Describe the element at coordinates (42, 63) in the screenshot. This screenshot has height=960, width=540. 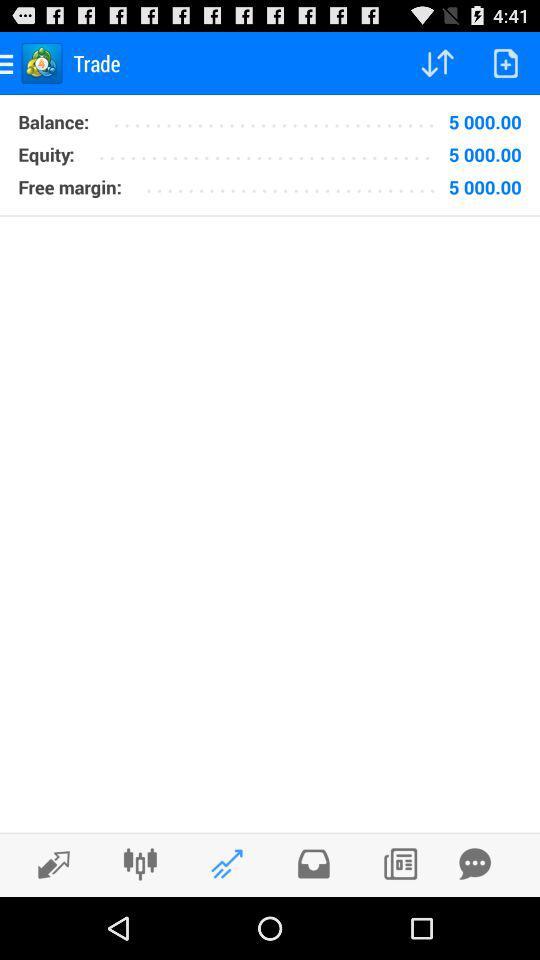
I see `the icon which is left to the trade` at that location.